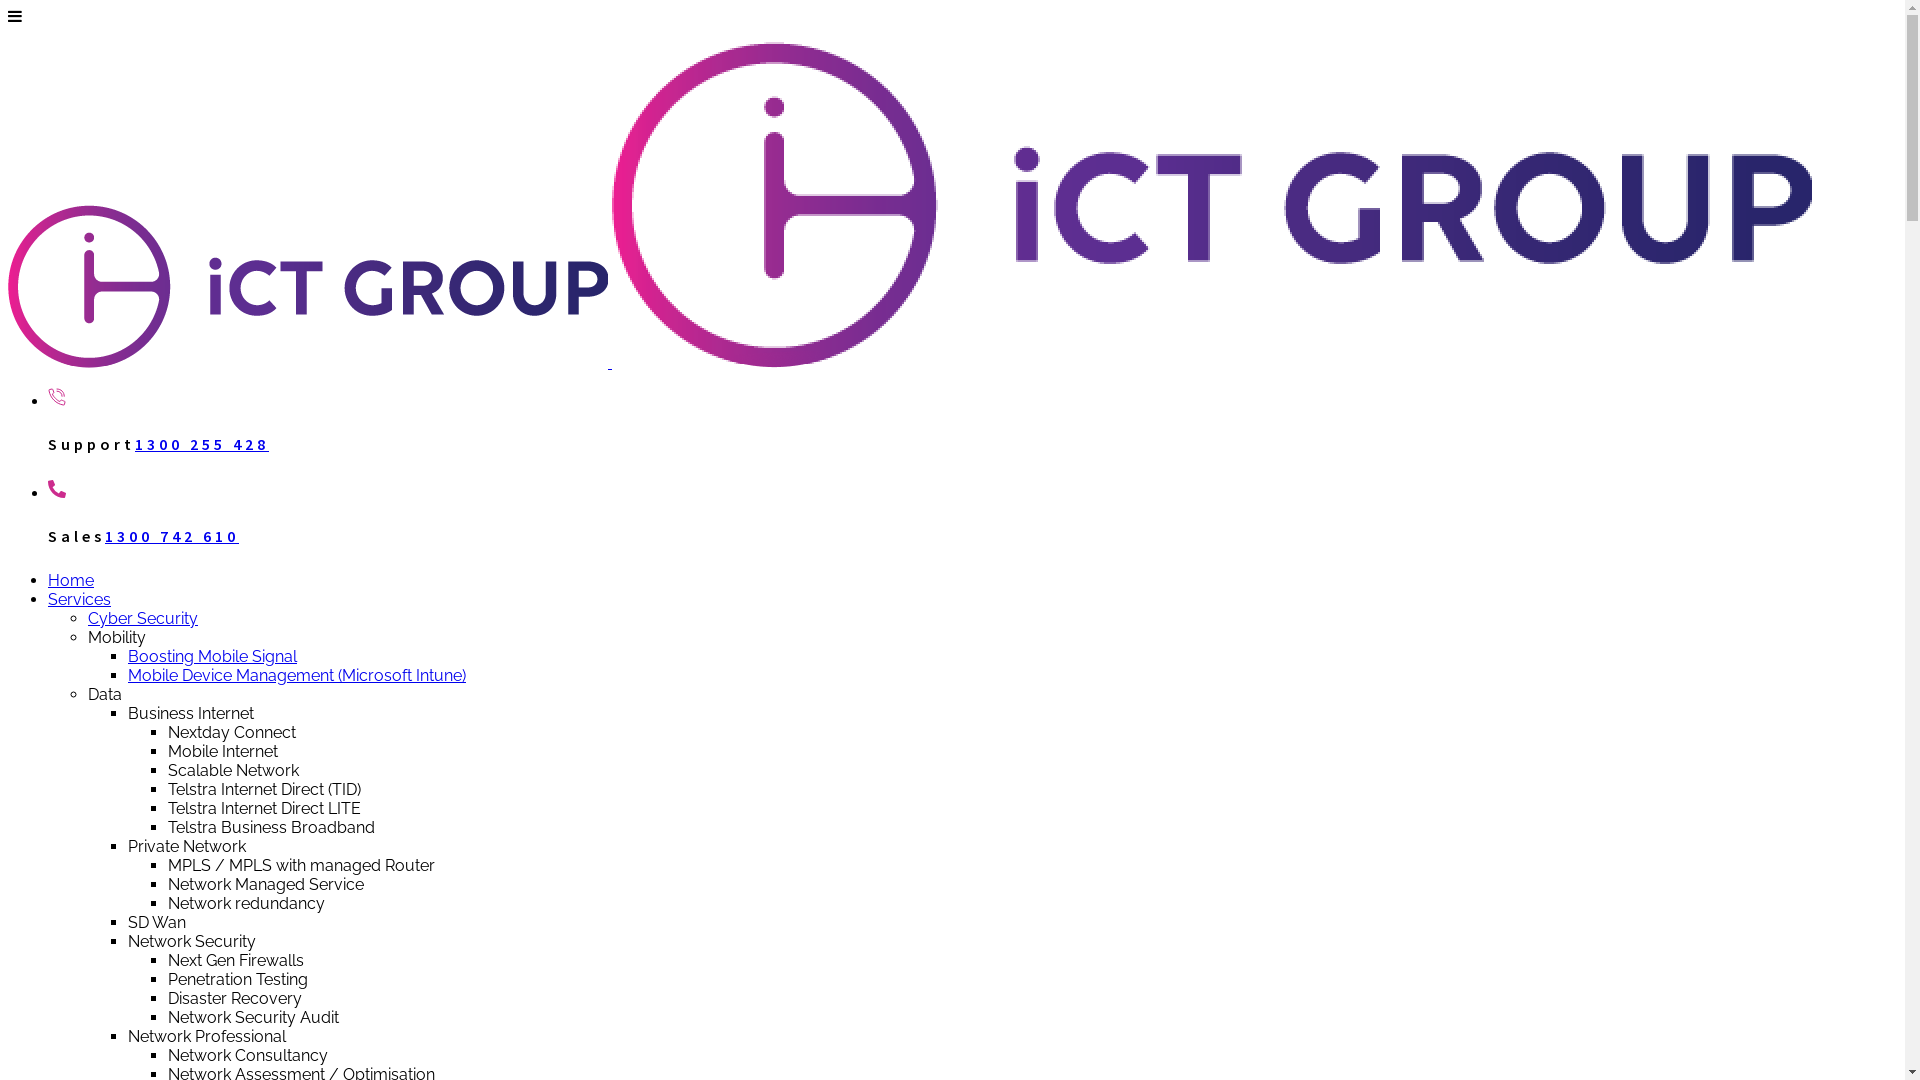  Describe the element at coordinates (115, 637) in the screenshot. I see `'Mobility'` at that location.